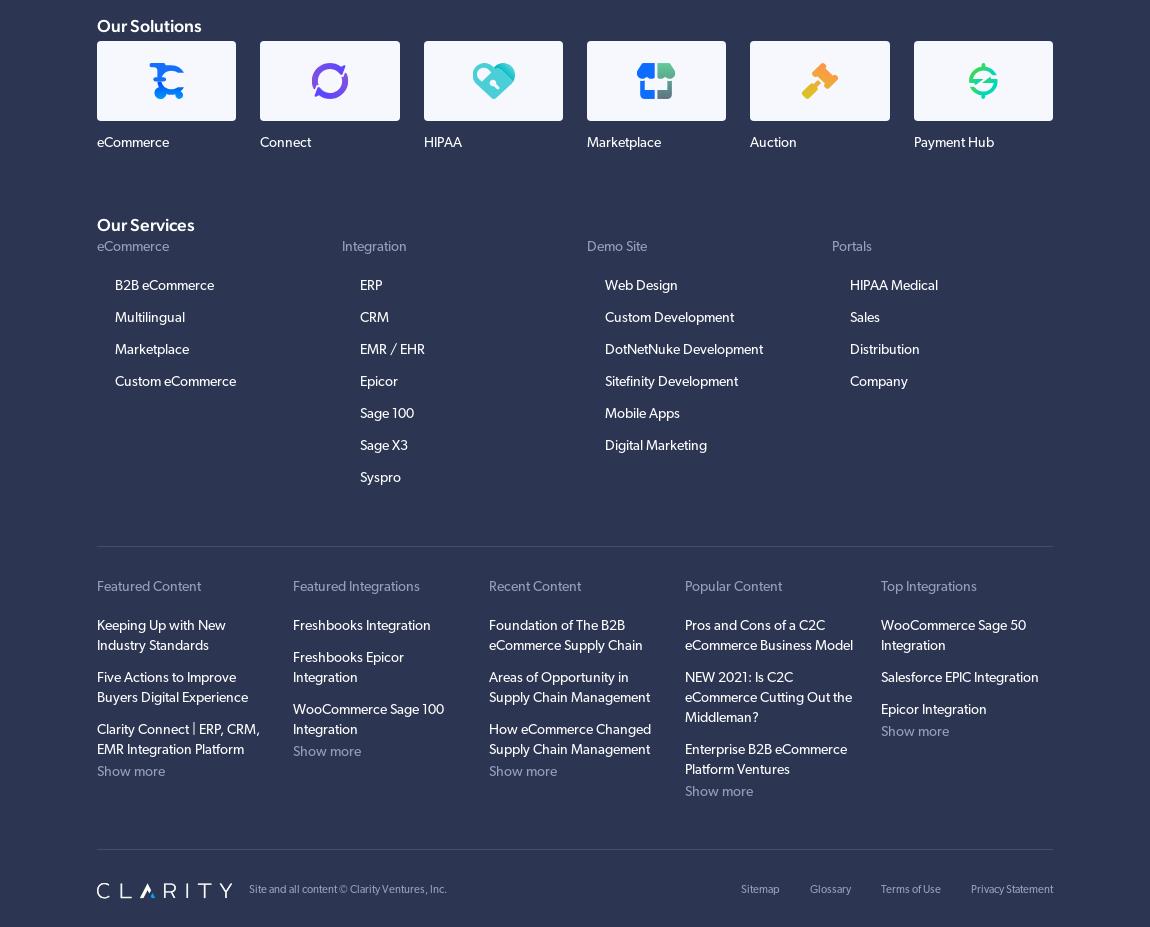 This screenshot has height=927, width=1150. I want to click on 'Clarity Ventures, Inc', so click(396, 889).